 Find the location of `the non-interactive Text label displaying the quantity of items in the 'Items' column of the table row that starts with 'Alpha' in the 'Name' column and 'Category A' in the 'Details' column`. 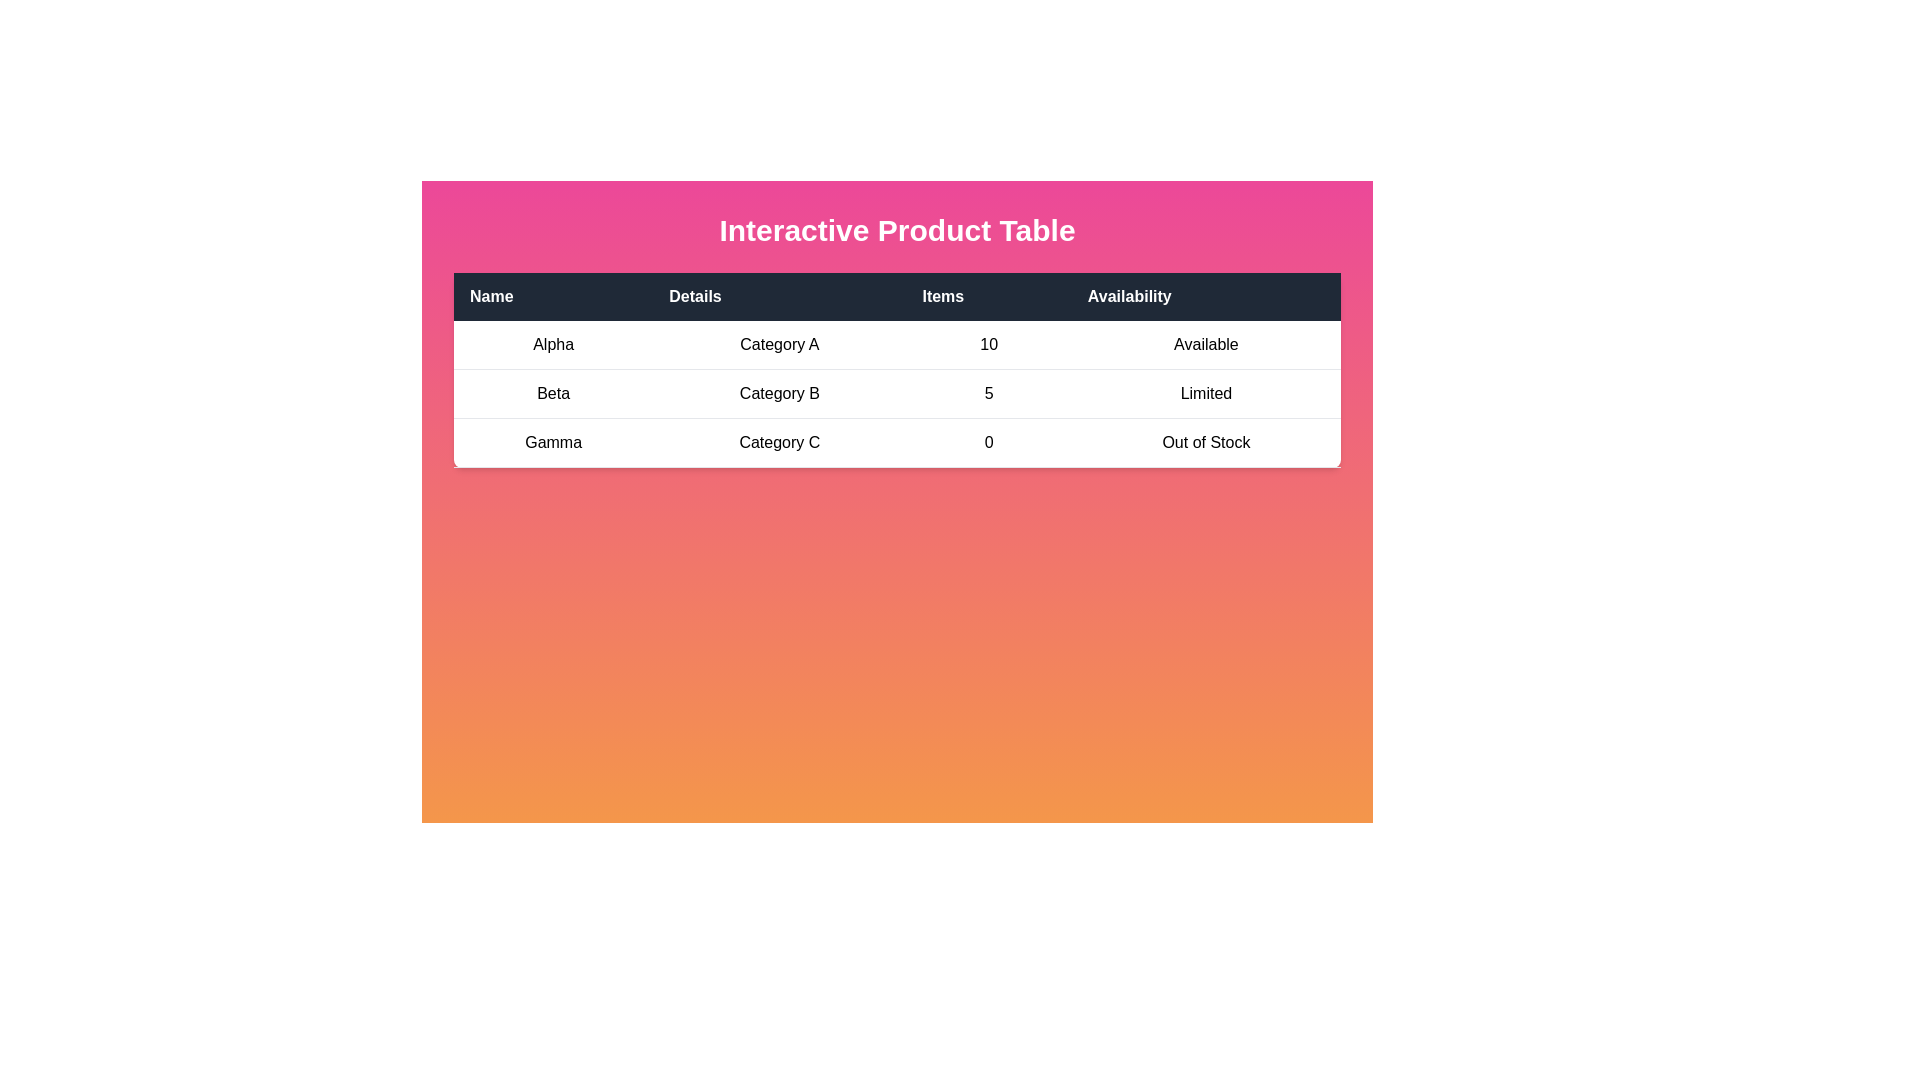

the non-interactive Text label displaying the quantity of items in the 'Items' column of the table row that starts with 'Alpha' in the 'Name' column and 'Category A' in the 'Details' column is located at coordinates (989, 344).